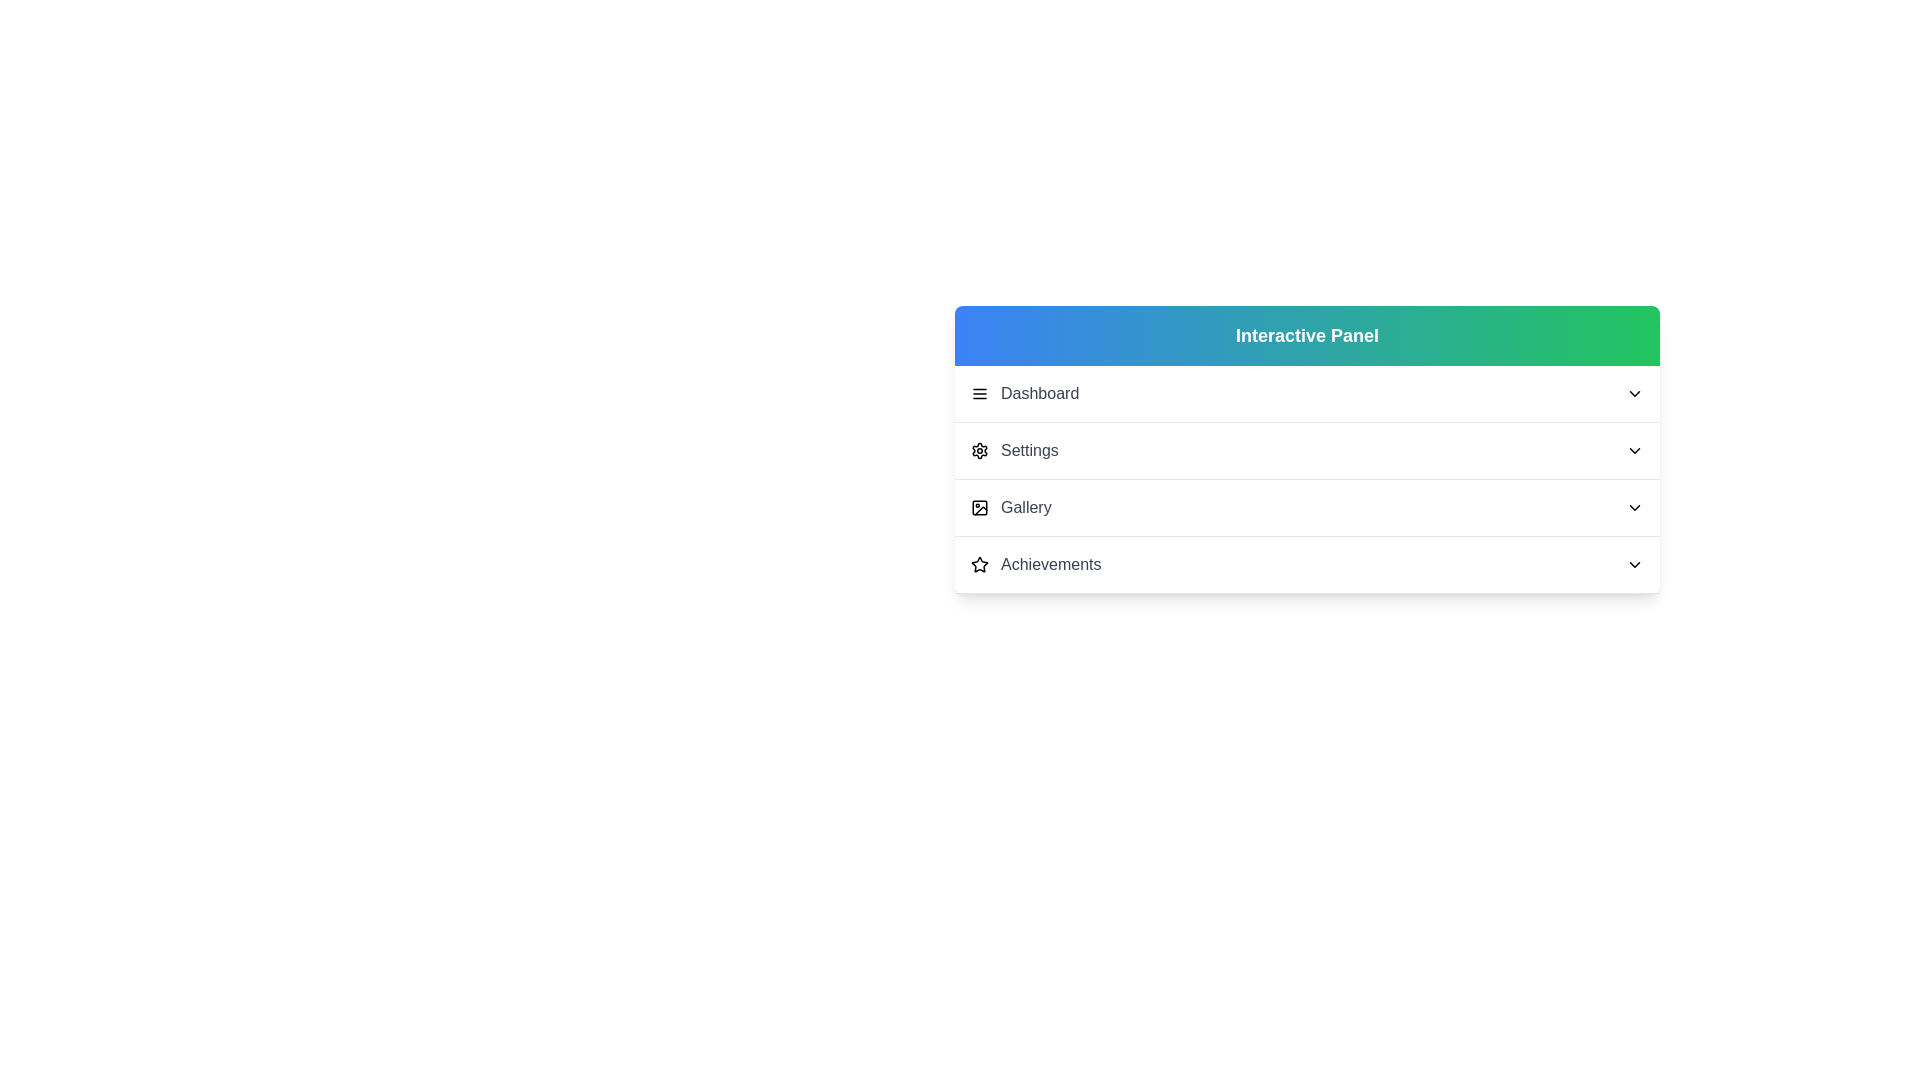  What do you see at coordinates (979, 564) in the screenshot?
I see `the star icon located to the left of the text label 'Achievements' in the fourth row of the menu` at bounding box center [979, 564].